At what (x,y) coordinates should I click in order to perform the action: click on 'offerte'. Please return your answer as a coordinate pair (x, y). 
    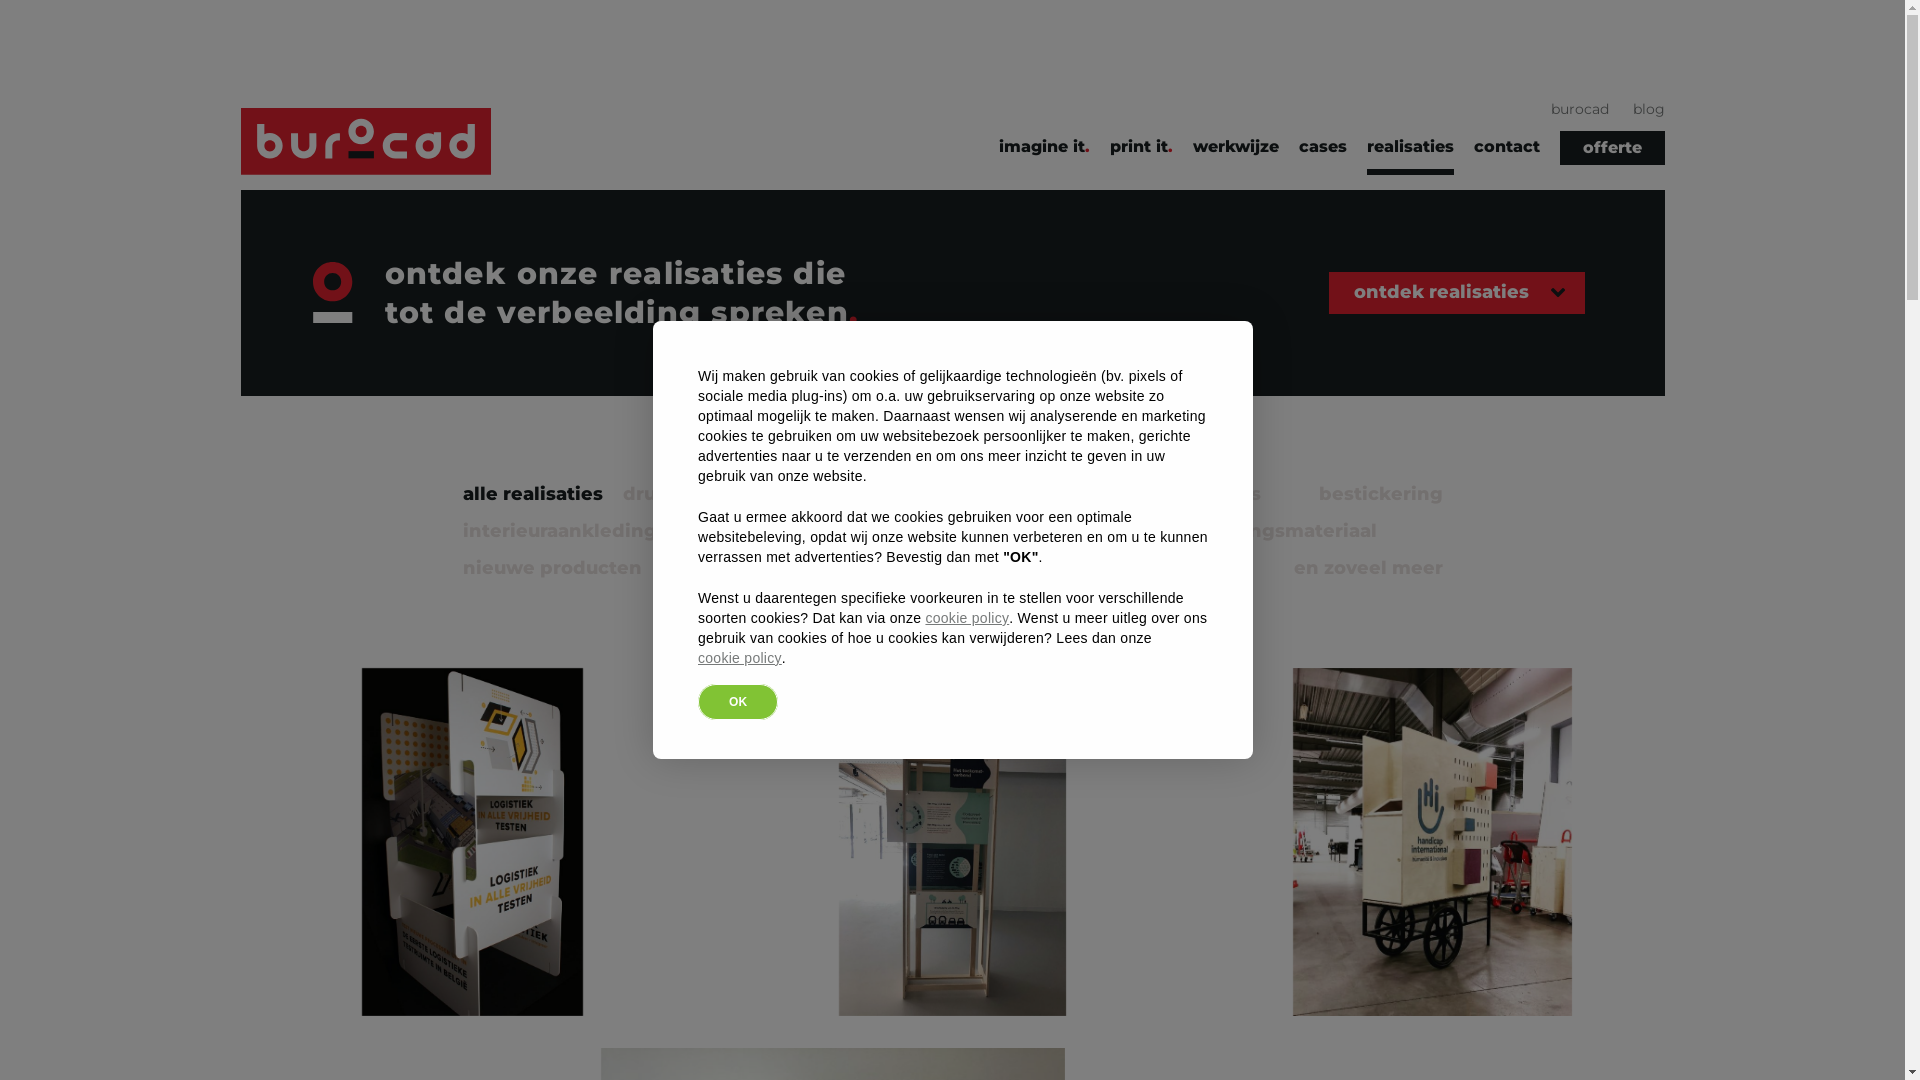
    Looking at the image, I should click on (1612, 146).